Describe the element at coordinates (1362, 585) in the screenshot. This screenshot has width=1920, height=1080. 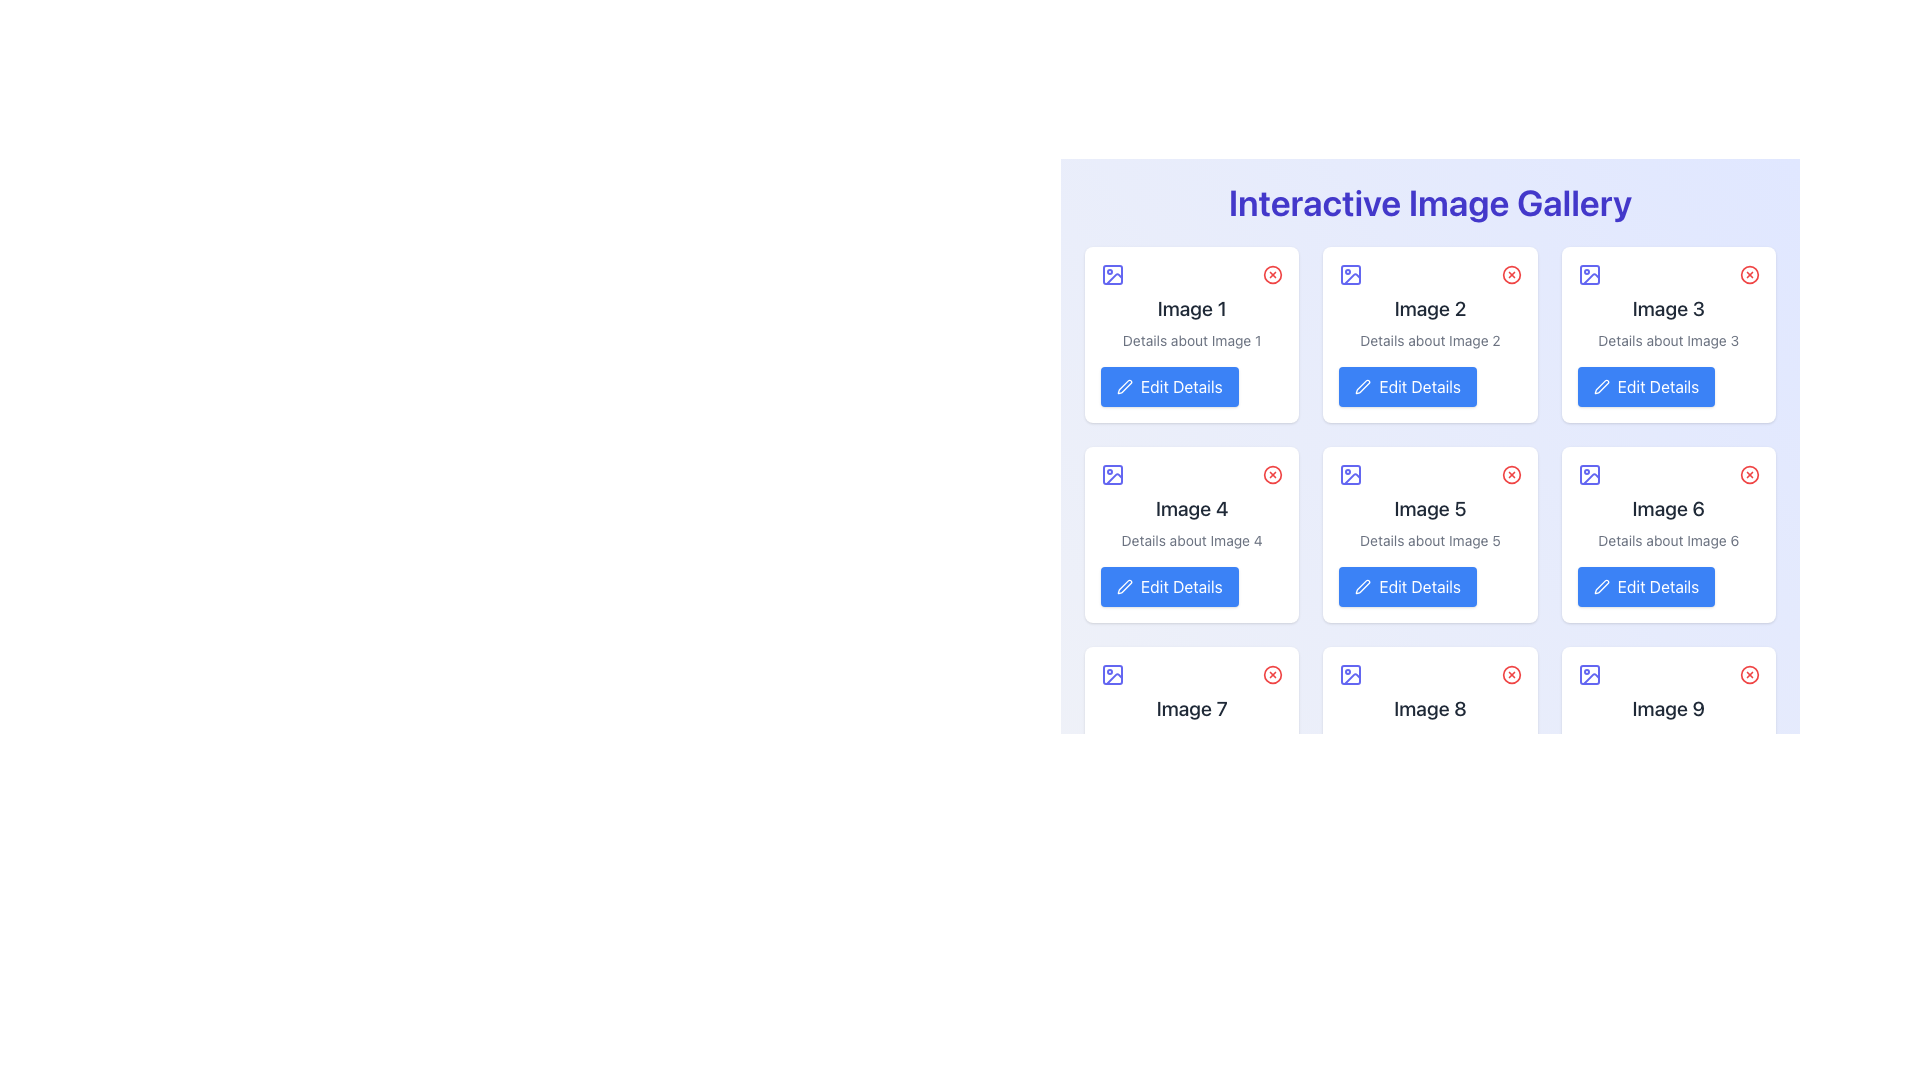
I see `the edit icon located on the left side of the 'Edit Details' button within the card labeled 'Image 5' in the interactive image gallery` at that location.